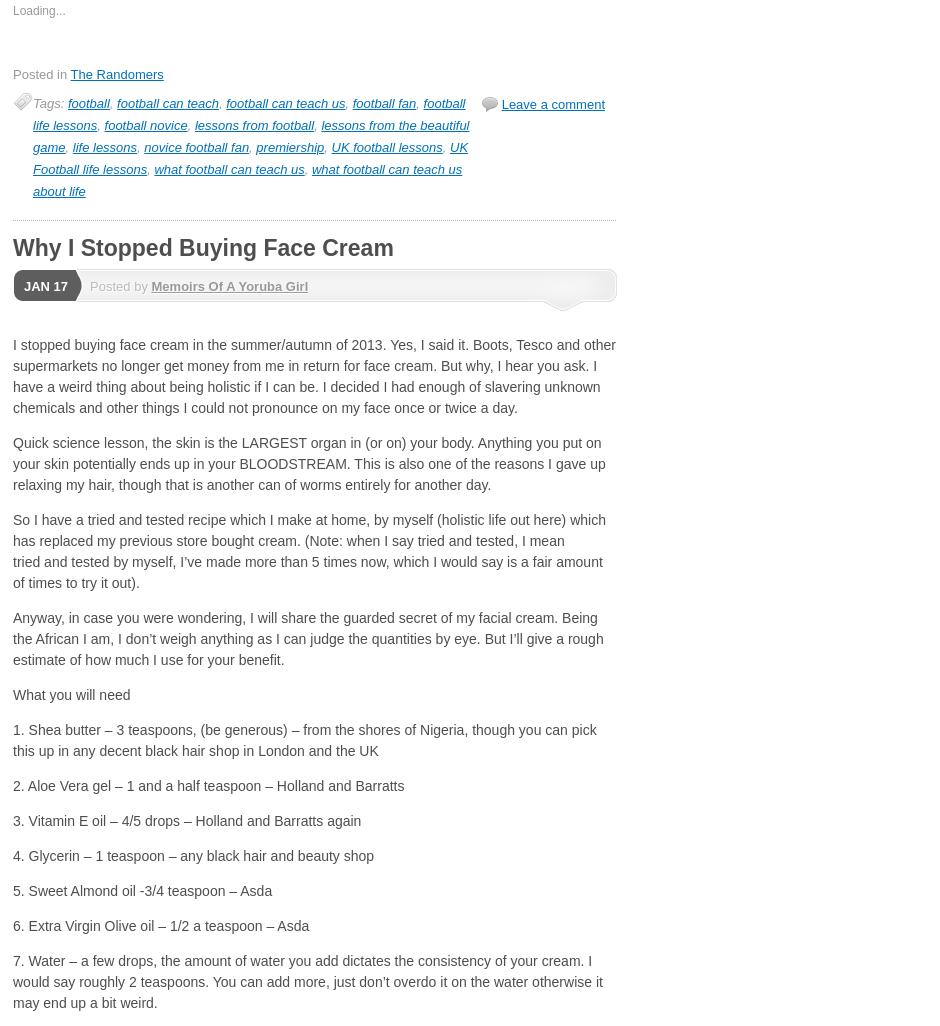 The image size is (940, 1026). Describe the element at coordinates (70, 694) in the screenshot. I see `'What you will need'` at that location.